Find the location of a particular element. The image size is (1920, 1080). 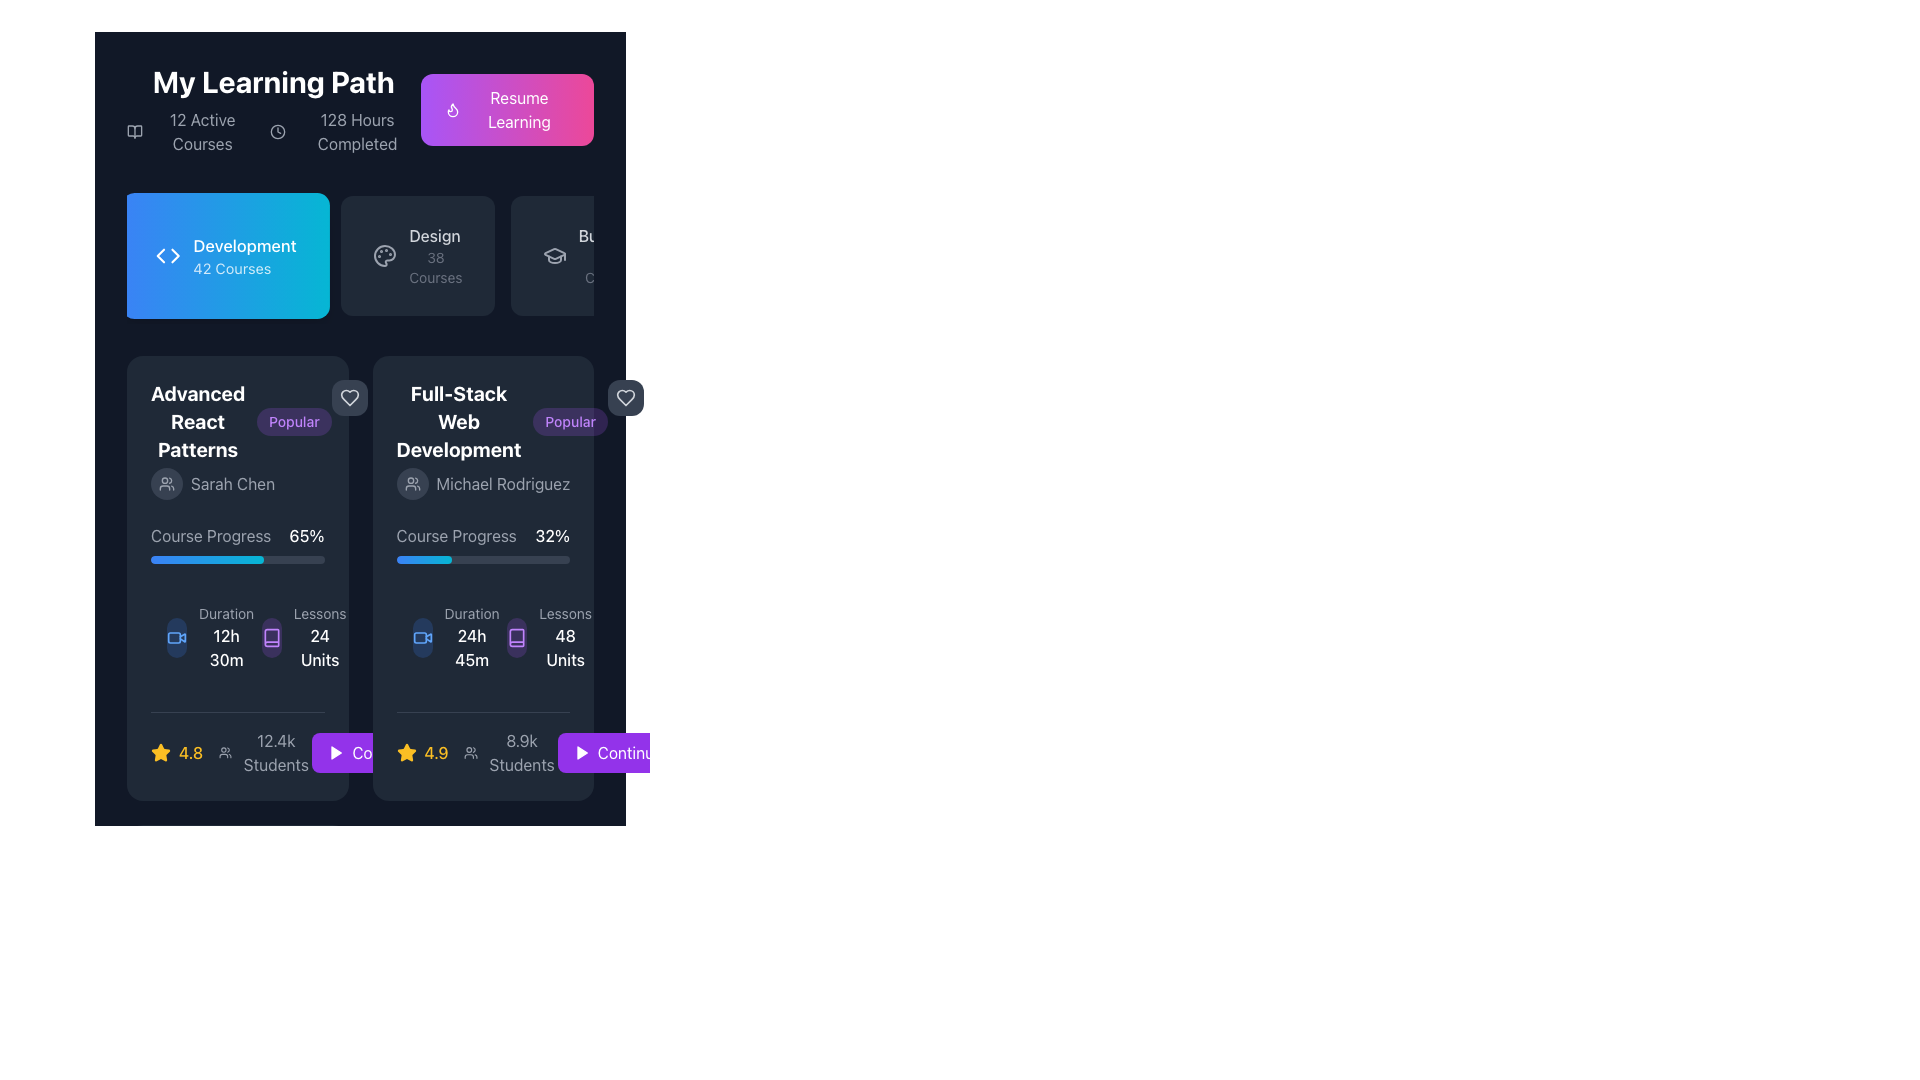

the circular purple icon featuring a book symbol, located in the bottom portion of the left course card labeled 'Advanced React Patterns', positioned below 'Course Progress' and next to 'Lessons 24 Units' is located at coordinates (270, 637).